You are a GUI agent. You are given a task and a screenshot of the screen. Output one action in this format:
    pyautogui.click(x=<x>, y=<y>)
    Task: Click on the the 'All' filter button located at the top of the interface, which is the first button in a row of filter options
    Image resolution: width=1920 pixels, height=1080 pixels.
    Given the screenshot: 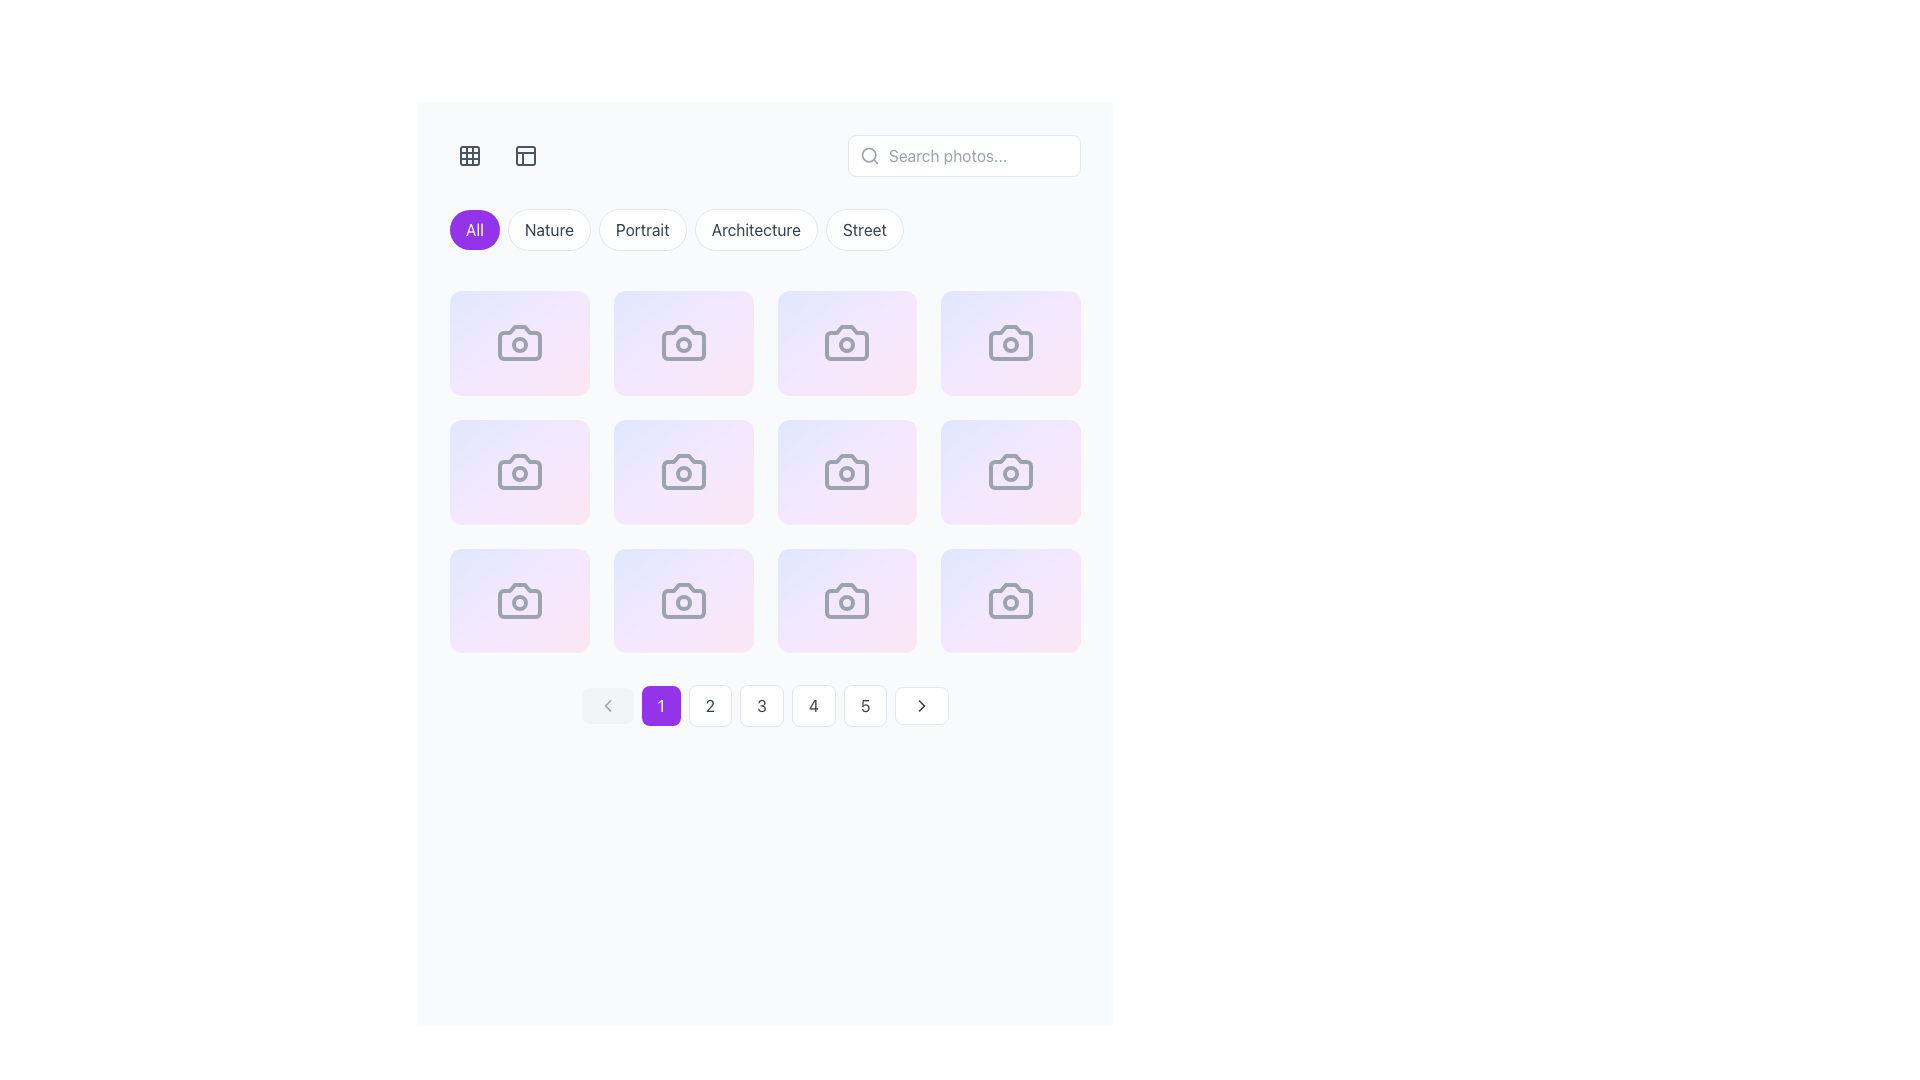 What is the action you would take?
    pyautogui.click(x=474, y=229)
    